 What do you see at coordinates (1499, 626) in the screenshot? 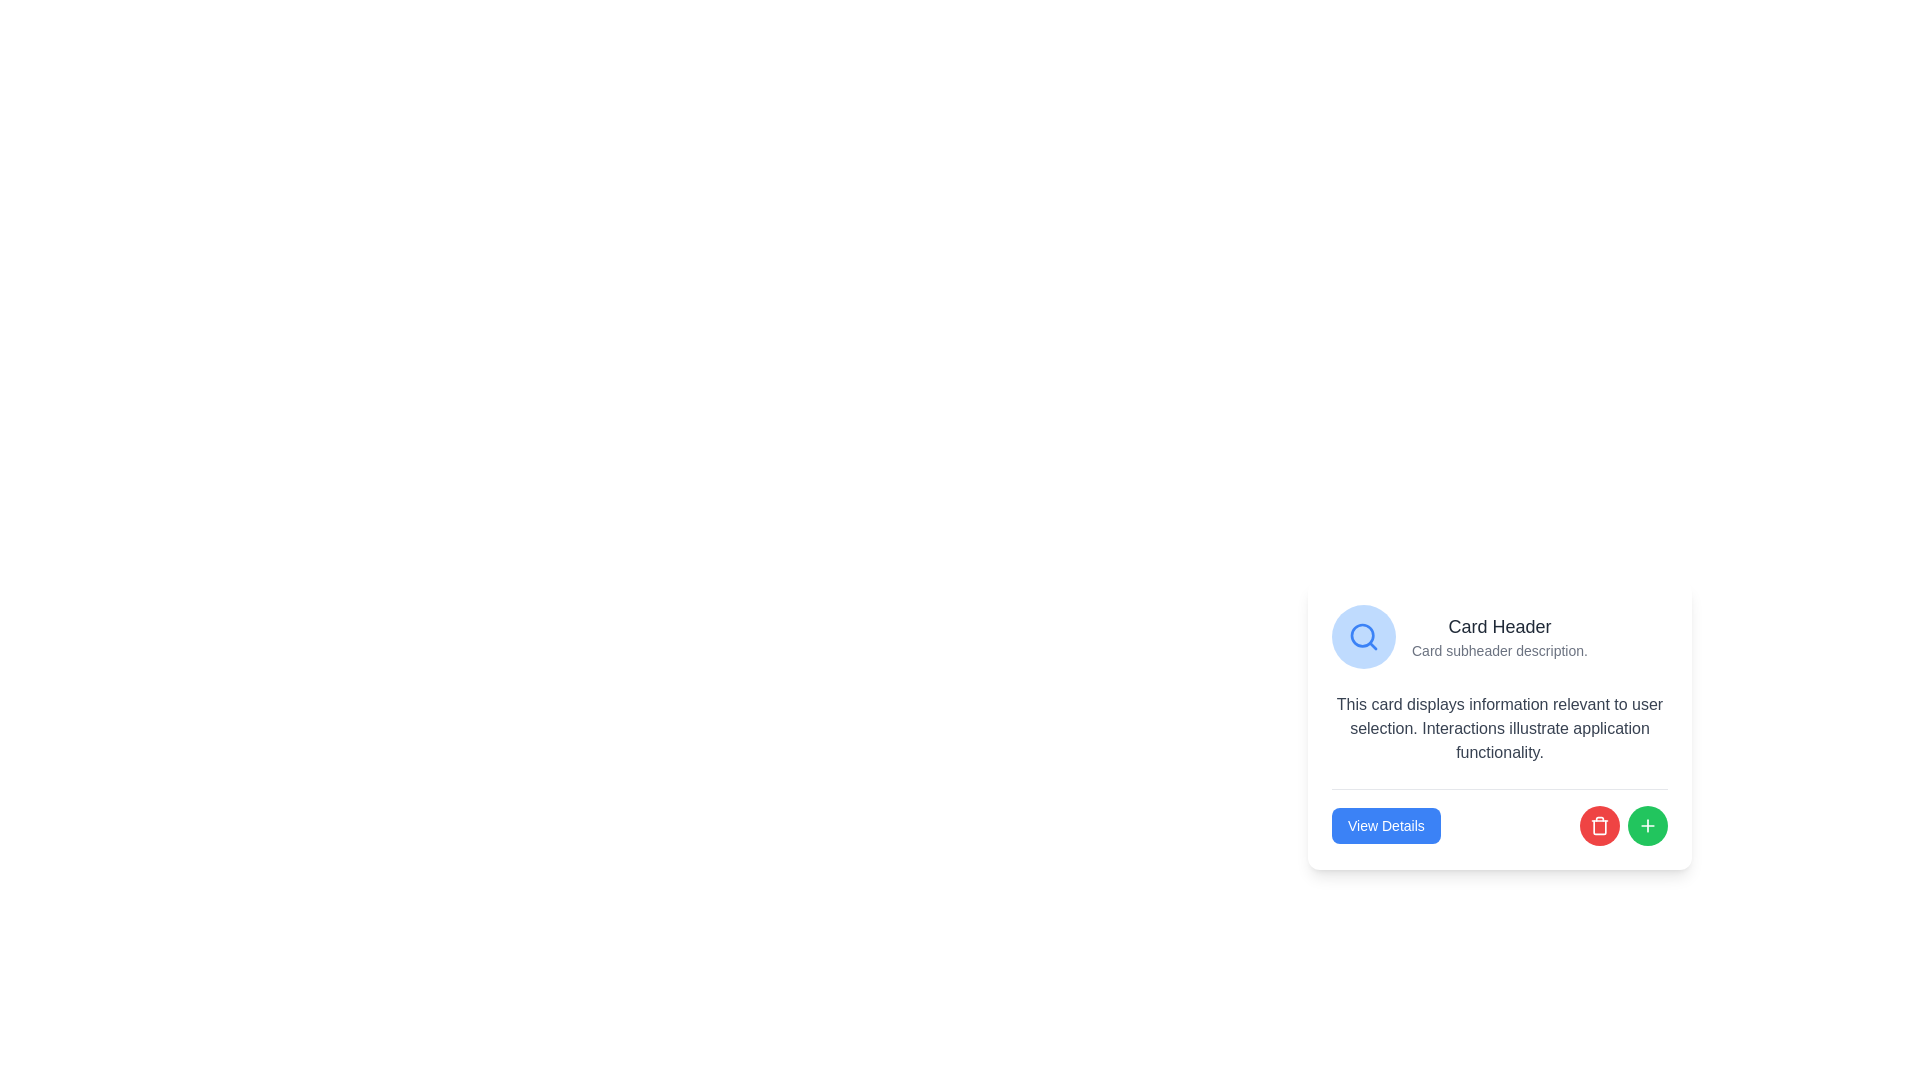
I see `the text header displaying 'Card Header', which is styled in bold with a larger font size and dark gray color, positioned at the top left of the card component` at bounding box center [1499, 626].